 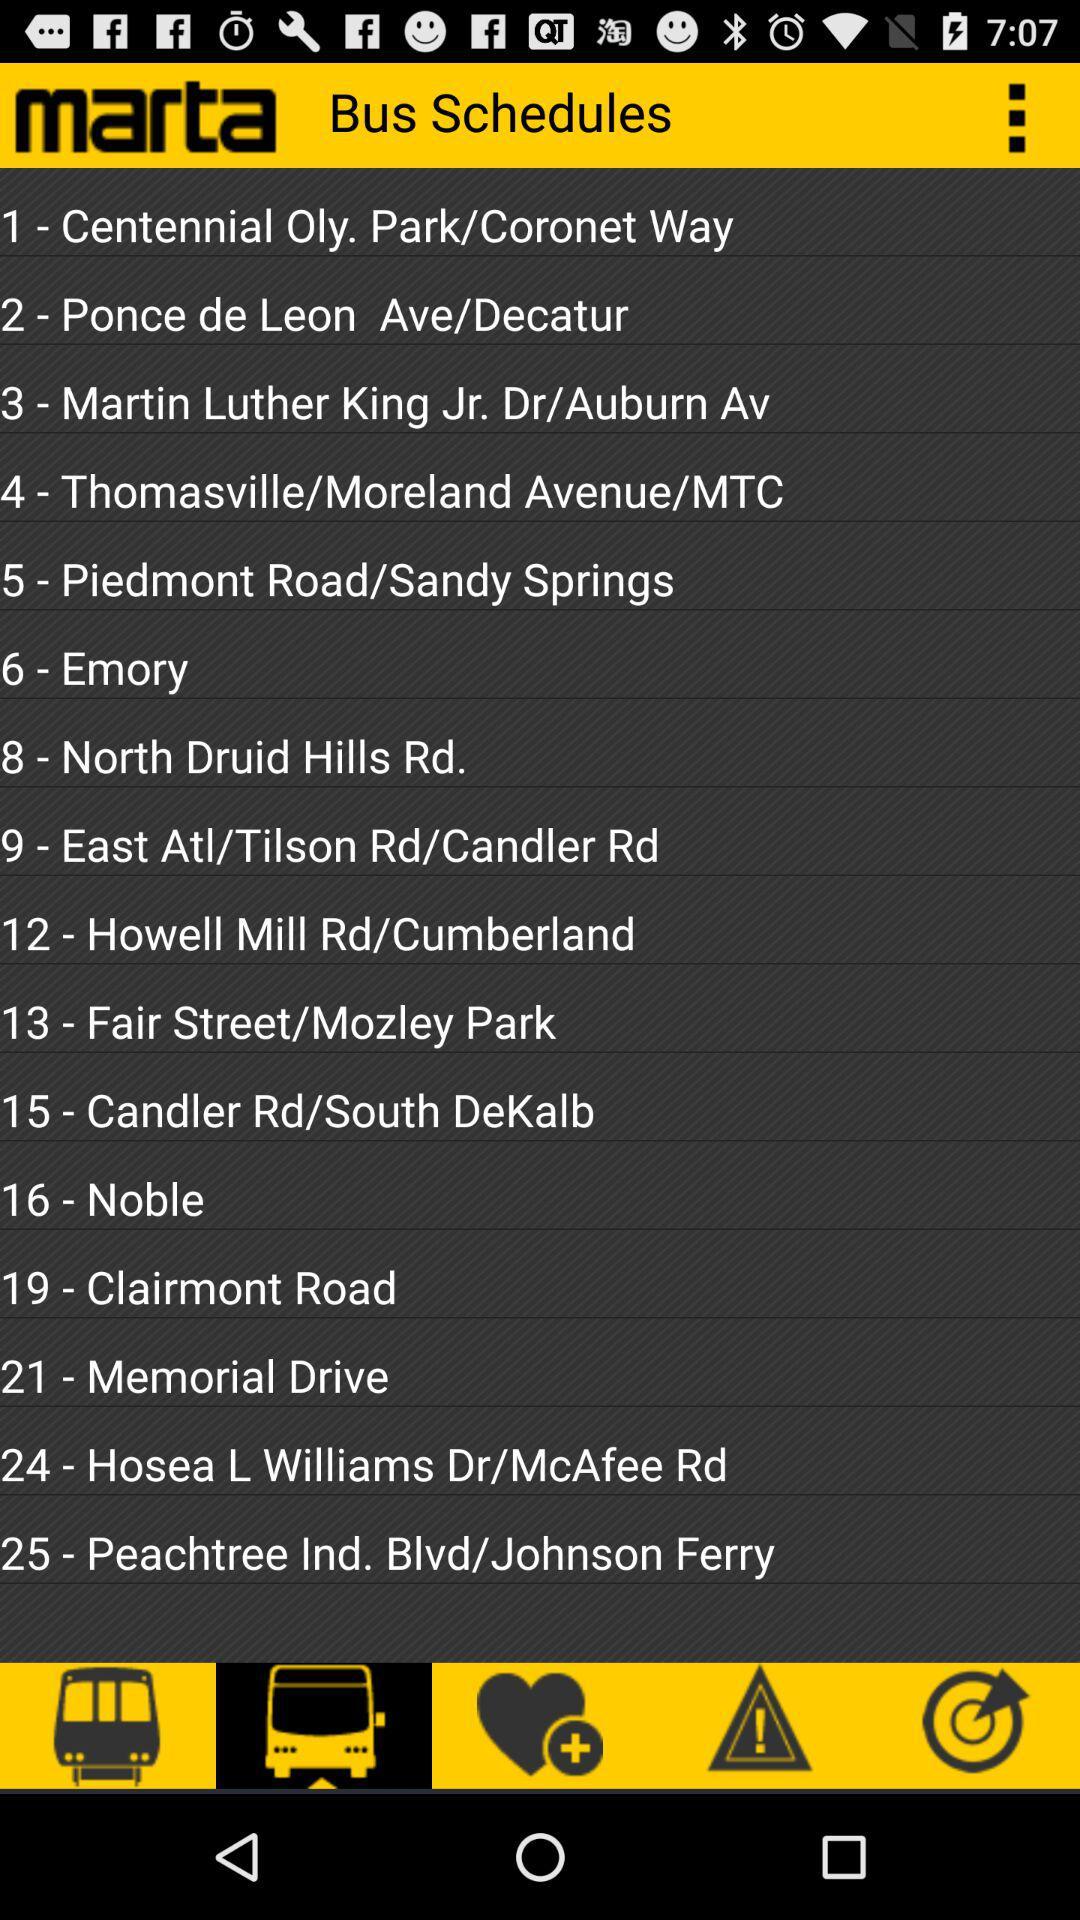 What do you see at coordinates (756, 1725) in the screenshot?
I see `the warining symbol icon` at bounding box center [756, 1725].